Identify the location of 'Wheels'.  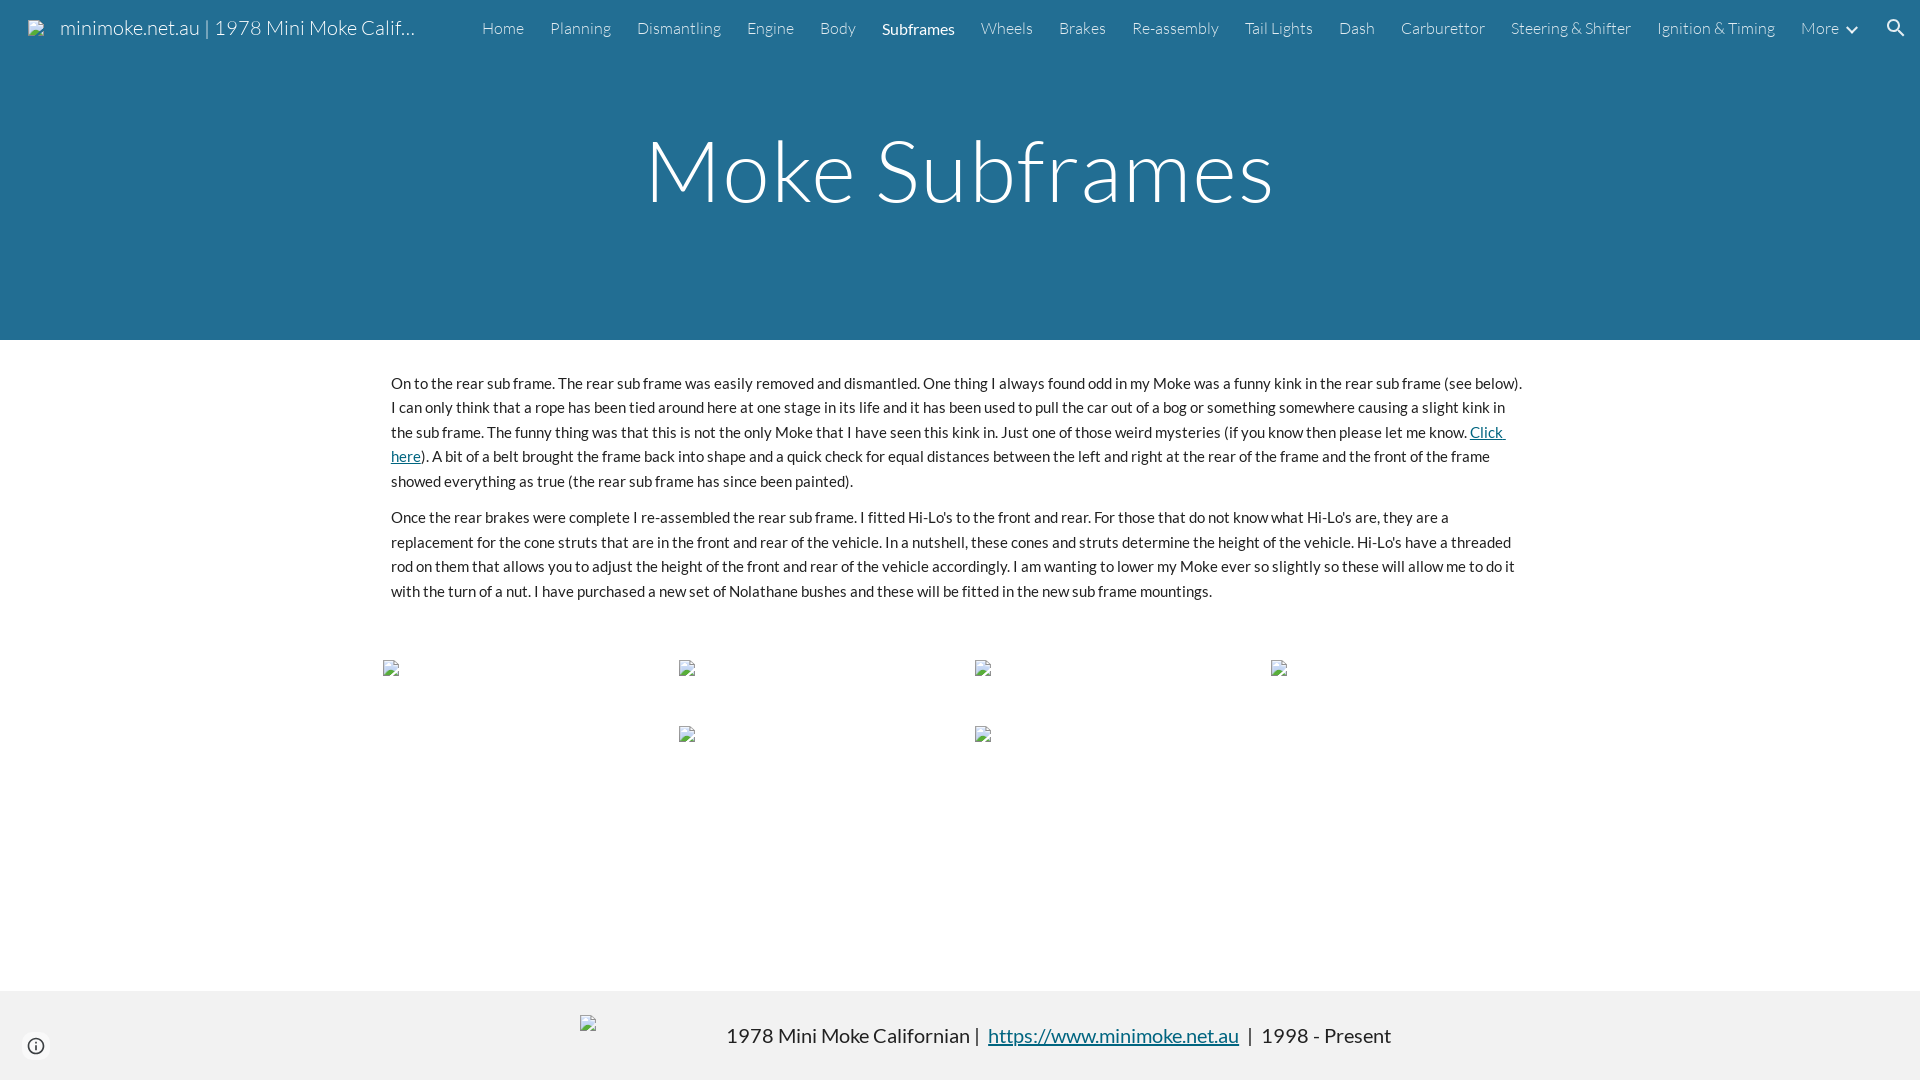
(1007, 27).